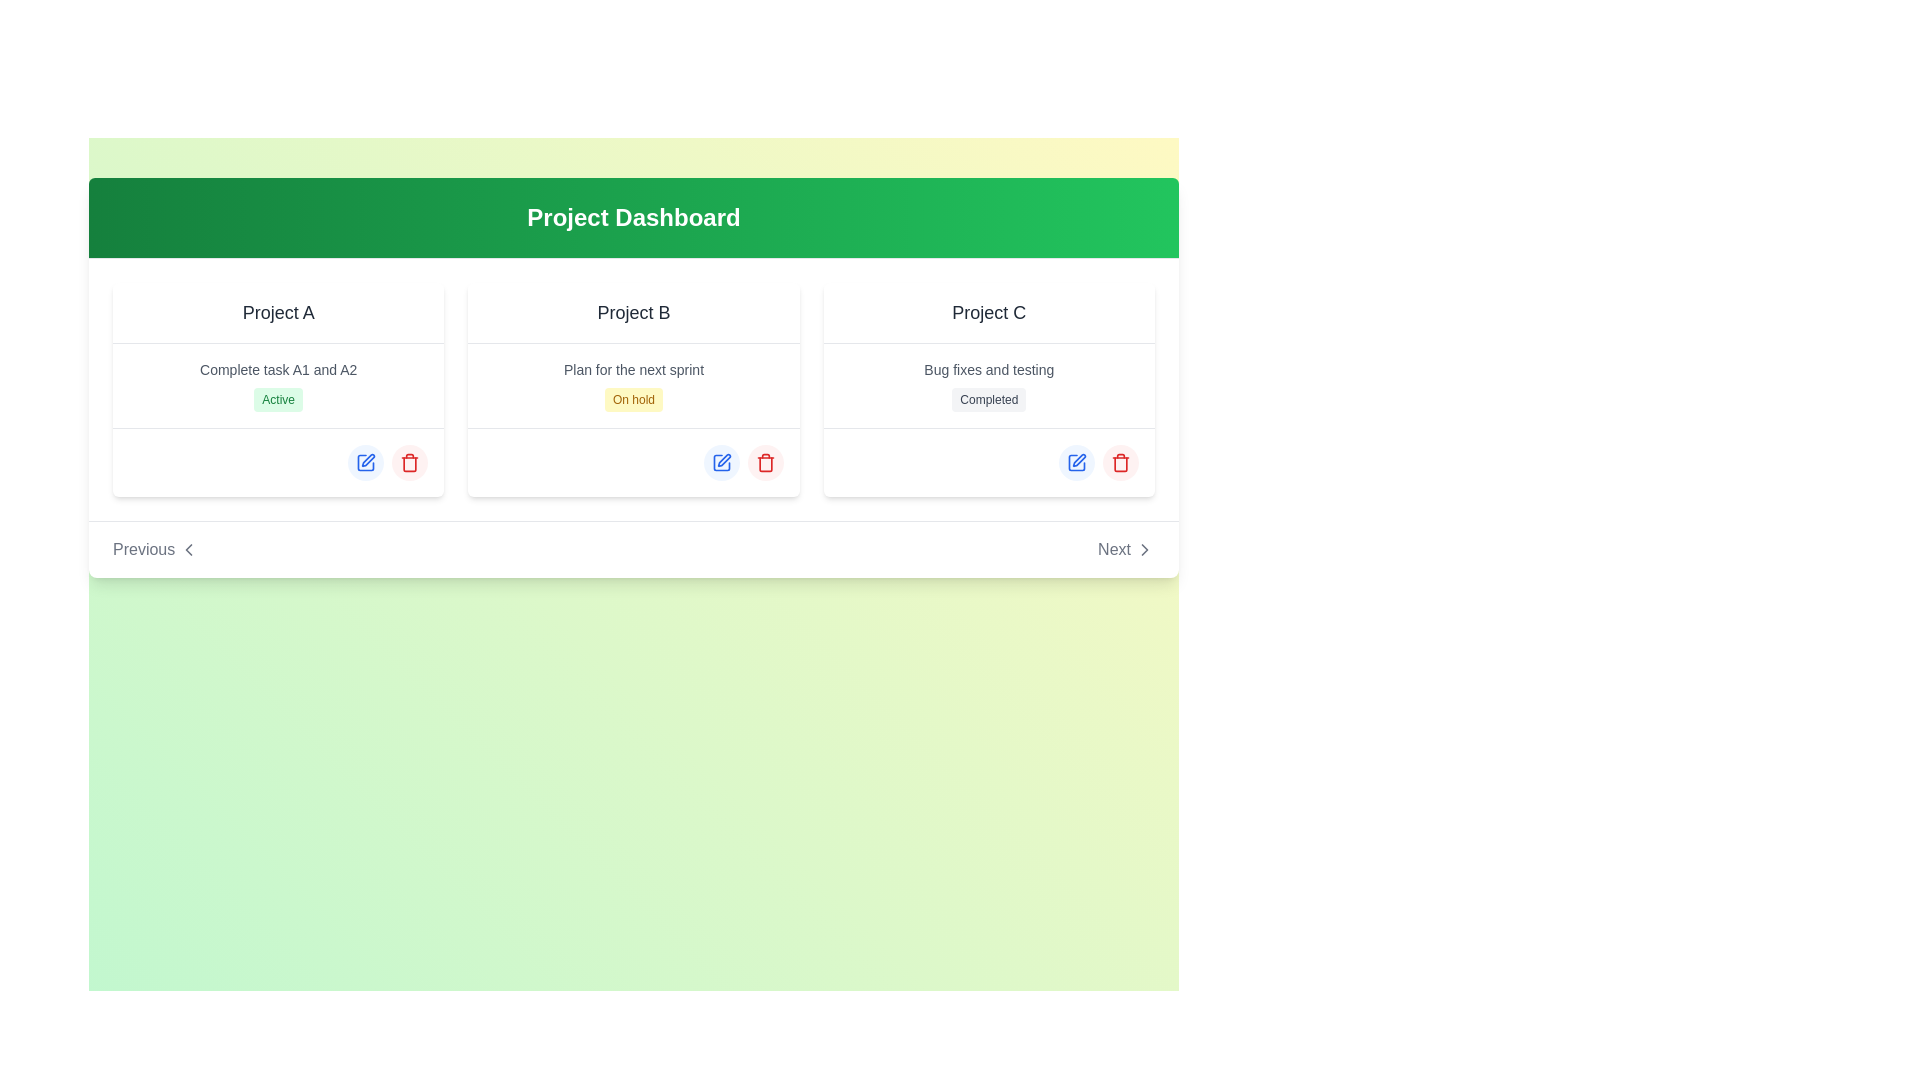 This screenshot has width=1920, height=1080. Describe the element at coordinates (277, 400) in the screenshot. I see `the Status label that indicates the project is currently active, located within the 'Project Dashboard' under 'Project A', positioned below 'Complete task A1 and A2'` at that location.